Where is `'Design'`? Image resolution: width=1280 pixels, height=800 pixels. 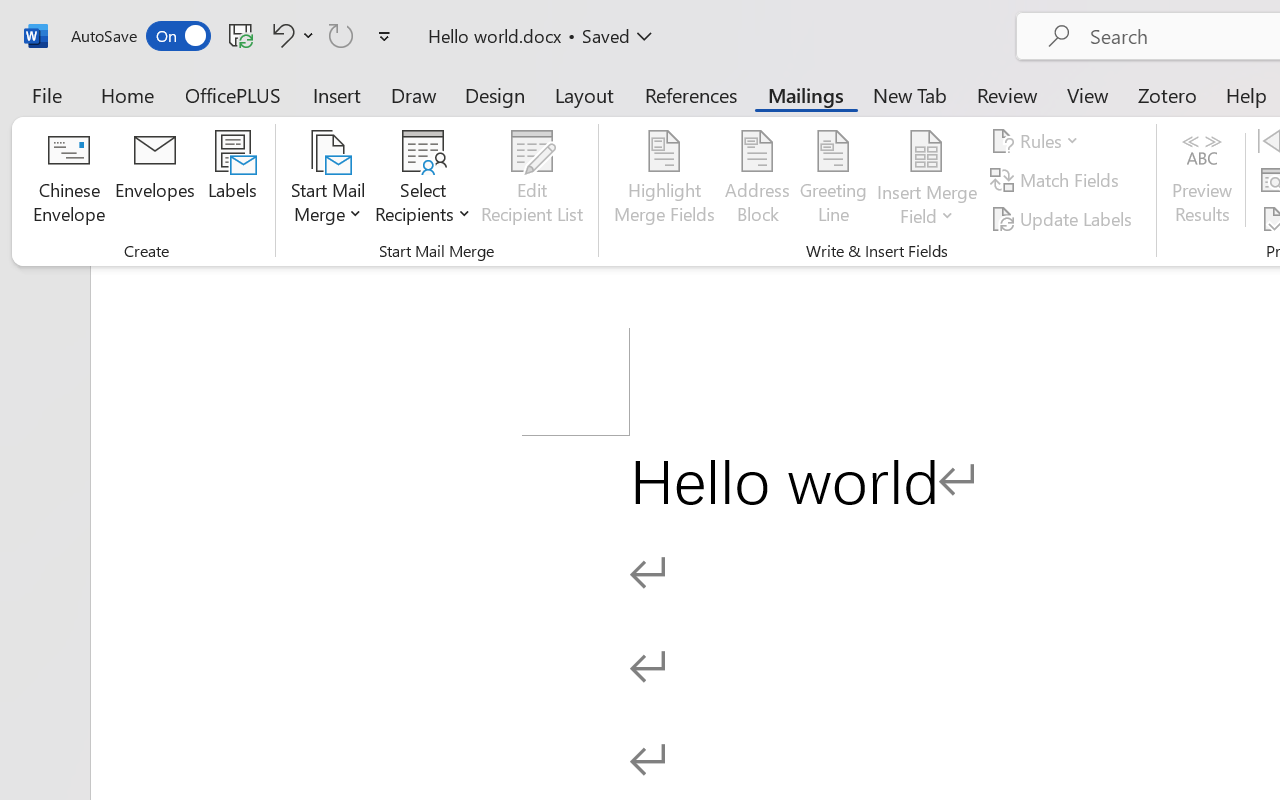 'Design' is located at coordinates (495, 94).